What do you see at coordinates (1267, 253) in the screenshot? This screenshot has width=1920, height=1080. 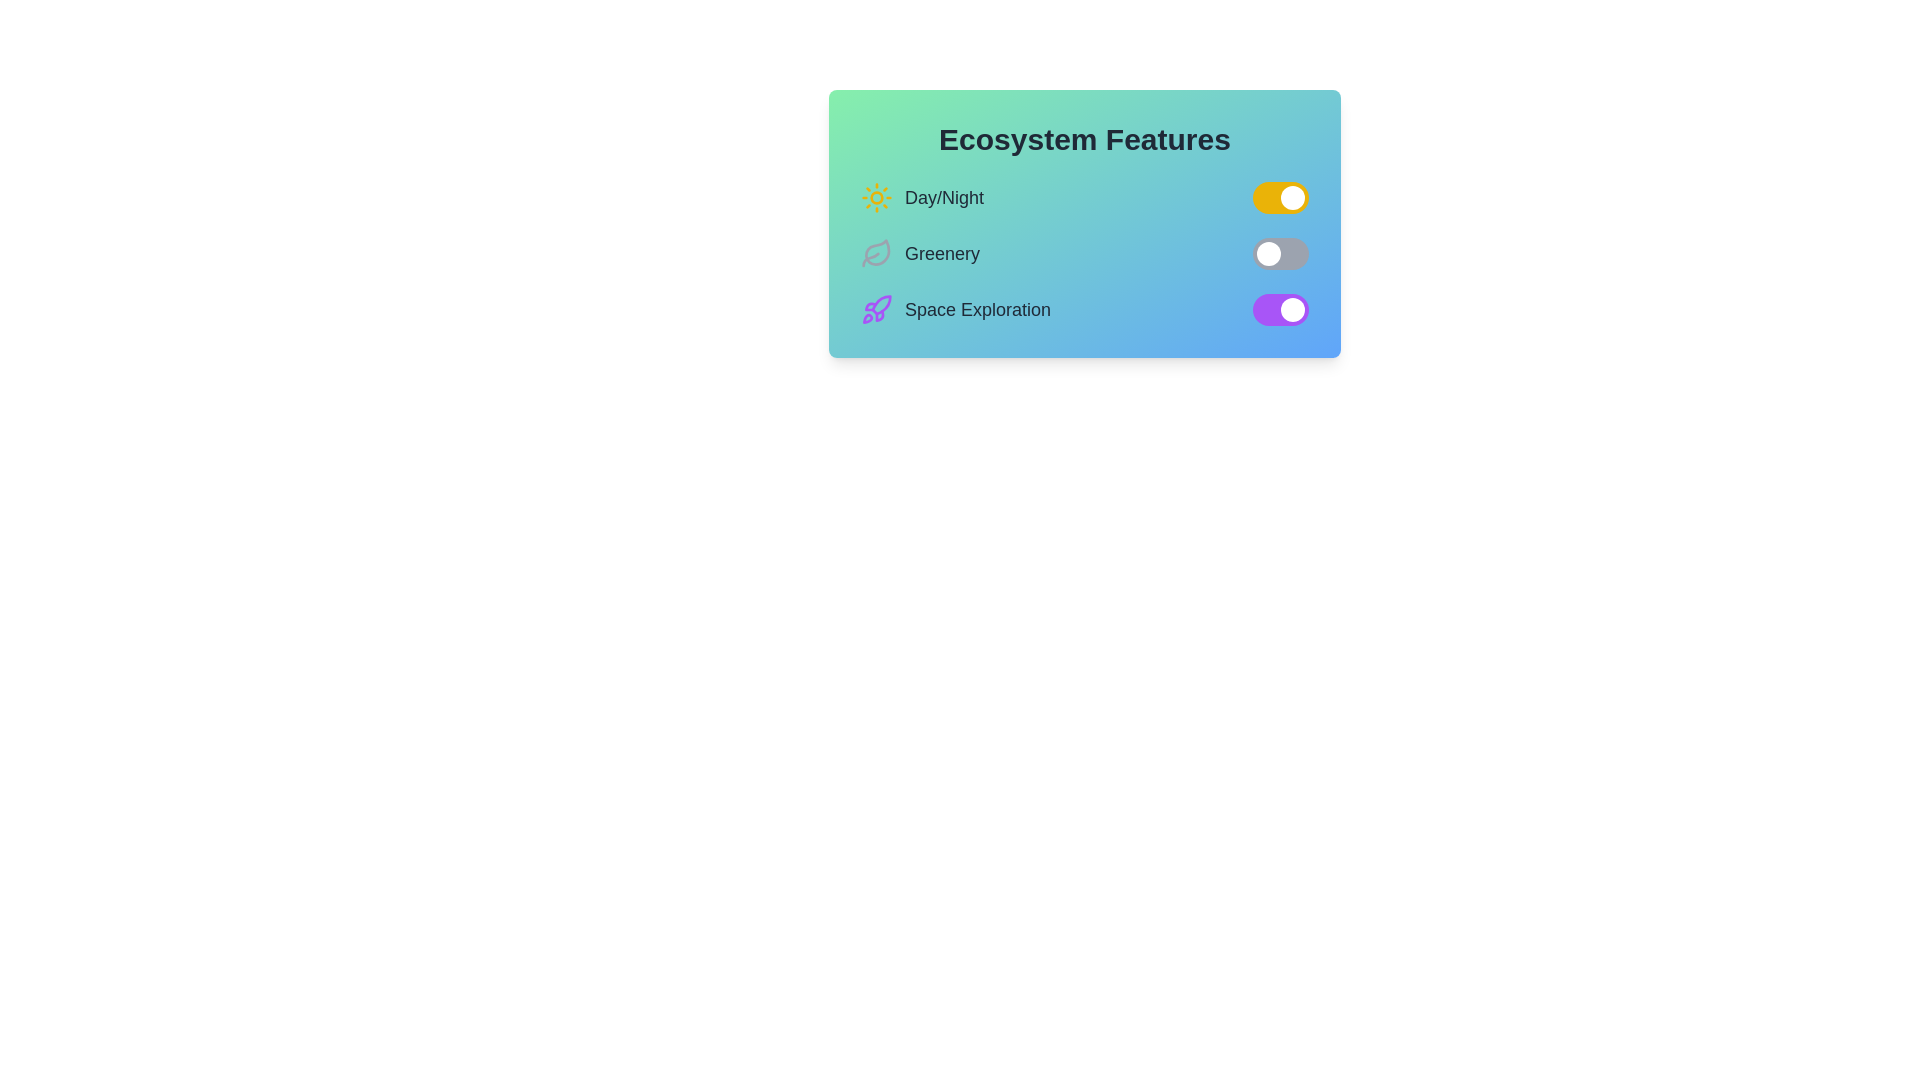 I see `the toggle knob of the middle toggle switch` at bounding box center [1267, 253].